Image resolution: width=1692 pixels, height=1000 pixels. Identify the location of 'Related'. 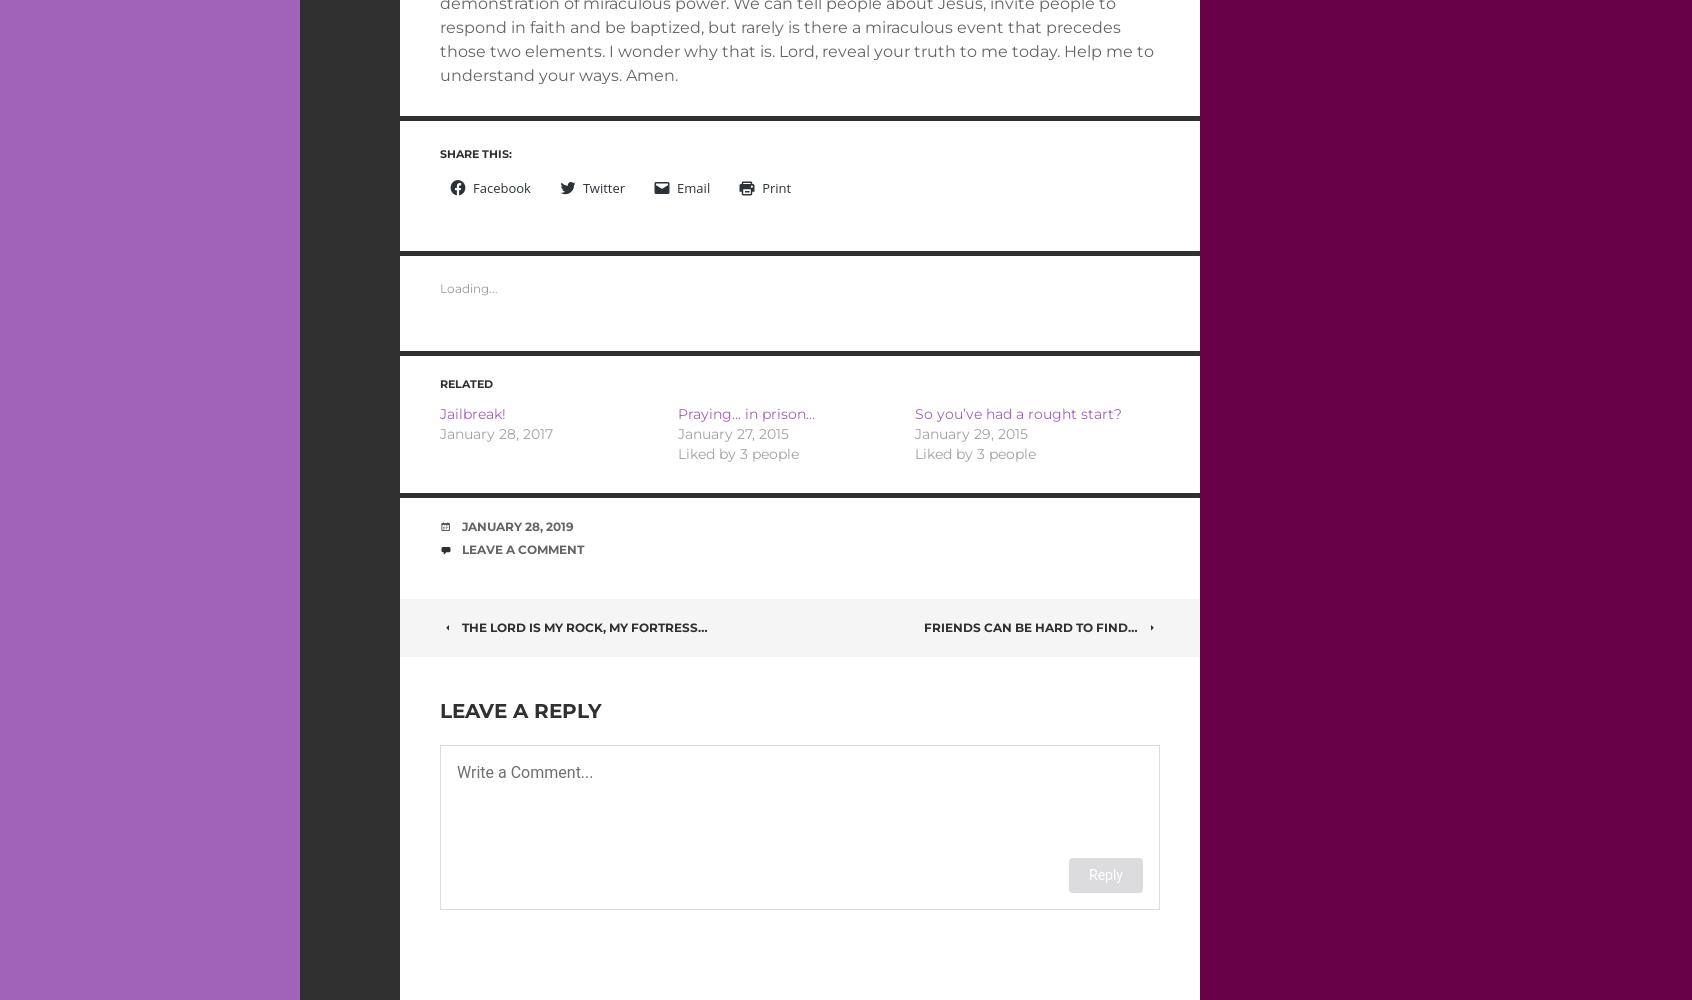
(438, 384).